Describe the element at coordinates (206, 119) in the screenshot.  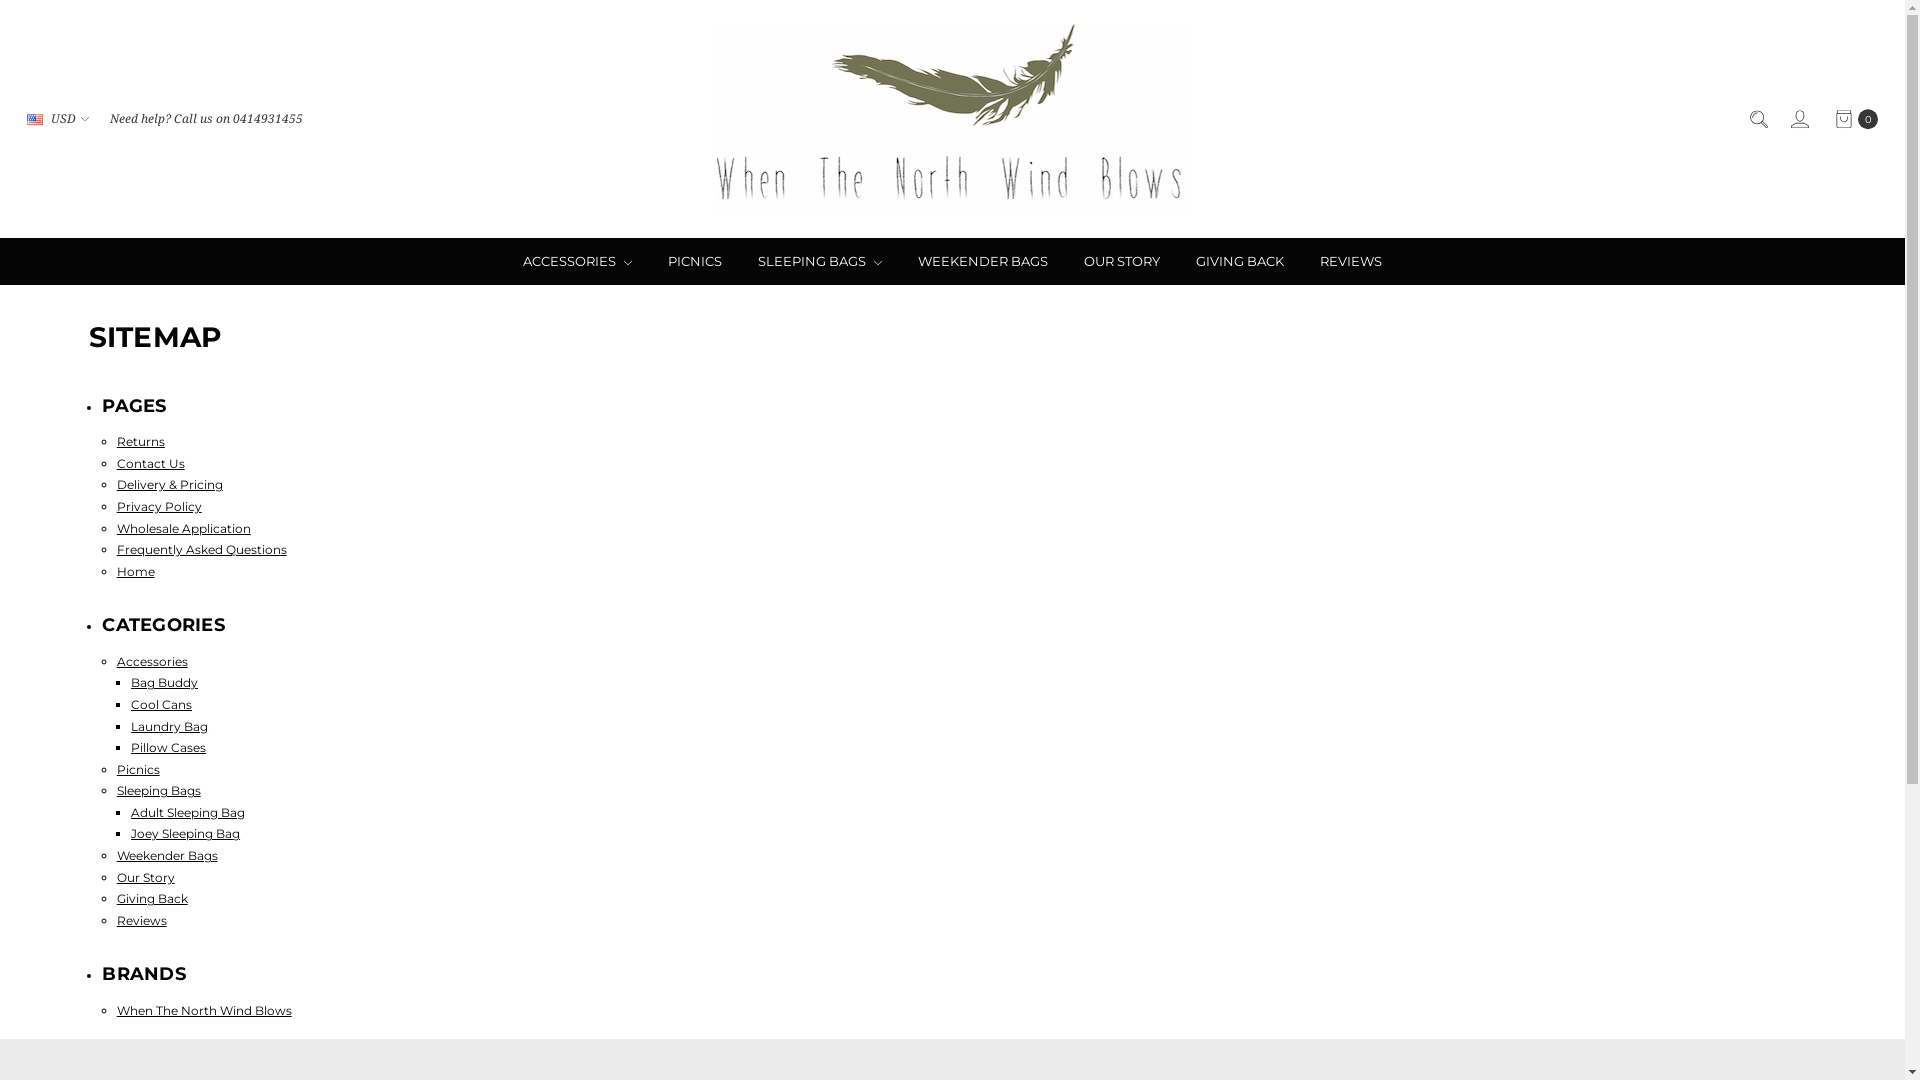
I see `'Need help? Call us on 0414931455'` at that location.